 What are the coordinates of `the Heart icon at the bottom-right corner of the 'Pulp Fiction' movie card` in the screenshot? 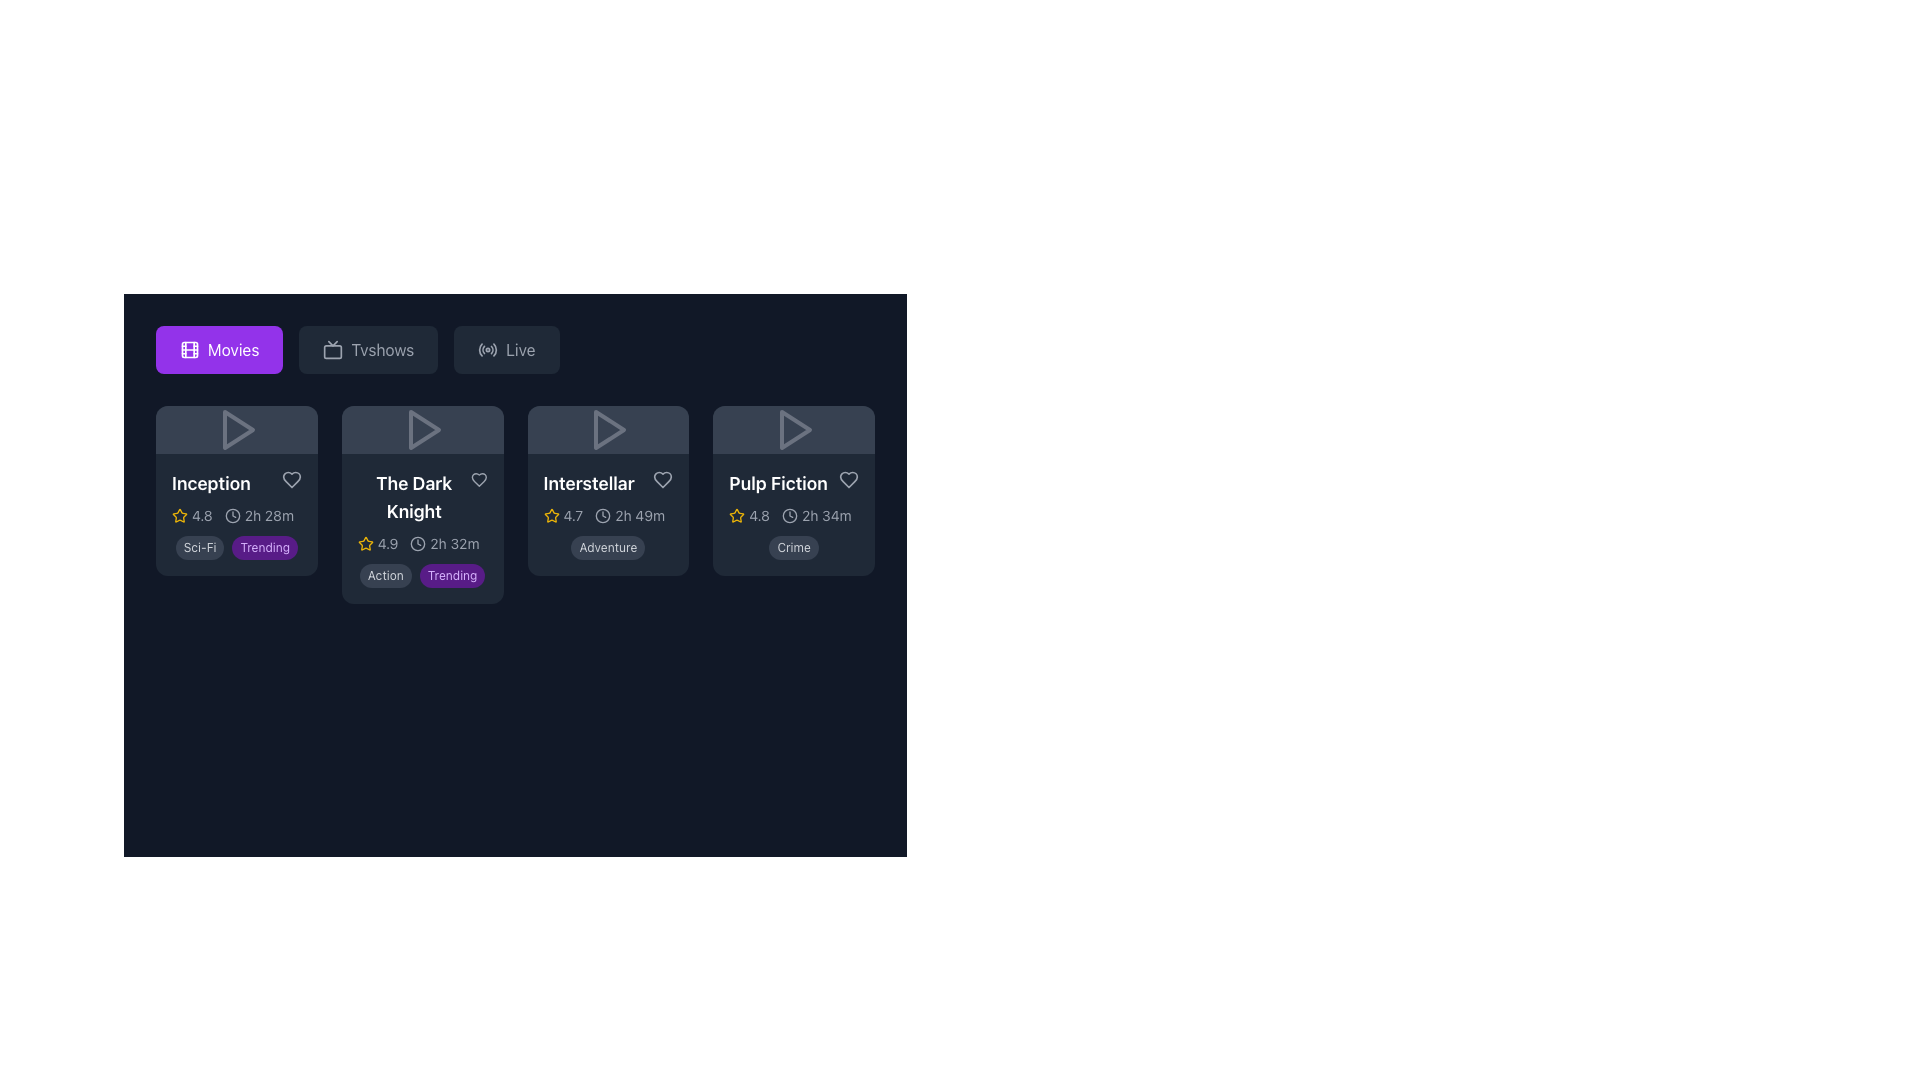 It's located at (849, 479).